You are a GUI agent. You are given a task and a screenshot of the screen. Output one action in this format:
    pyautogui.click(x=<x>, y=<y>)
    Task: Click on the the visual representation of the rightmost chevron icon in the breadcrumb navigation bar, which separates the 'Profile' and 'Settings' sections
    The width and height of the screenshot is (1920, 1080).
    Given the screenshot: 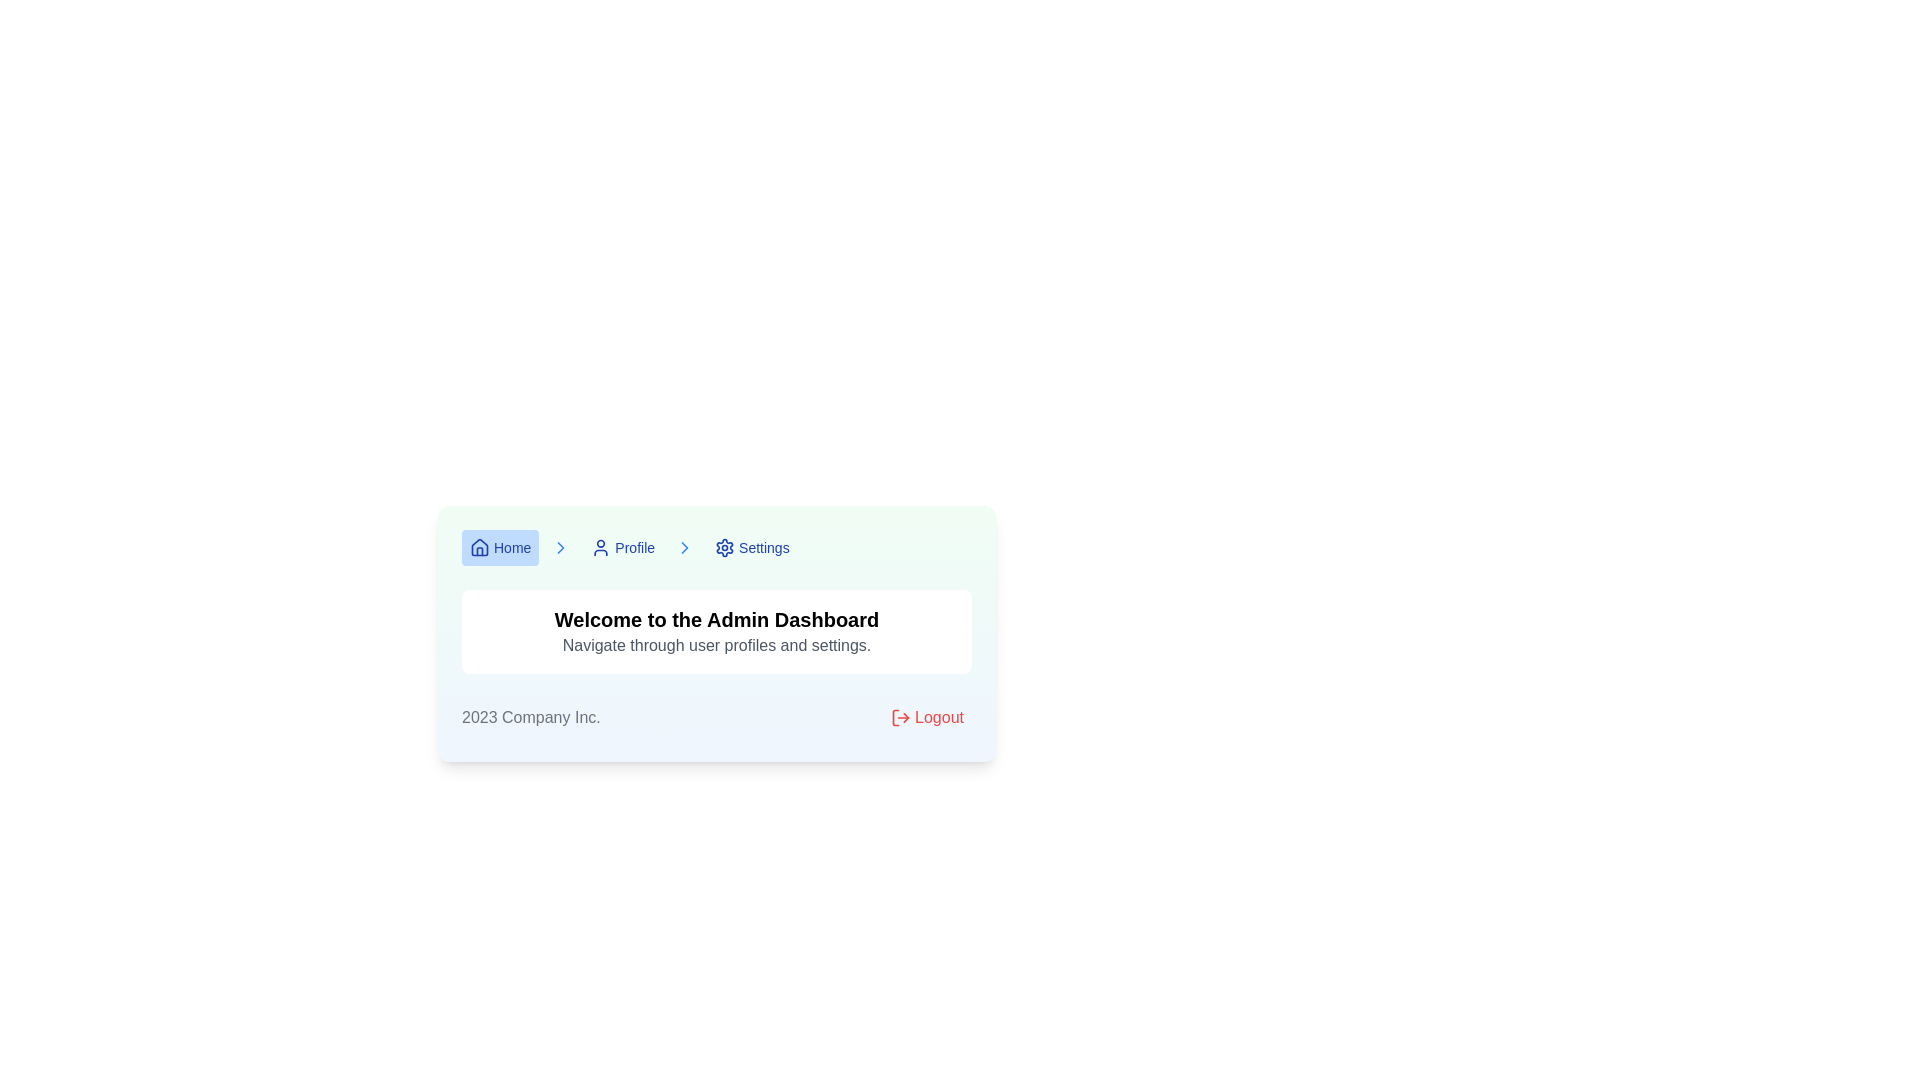 What is the action you would take?
    pyautogui.click(x=685, y=547)
    